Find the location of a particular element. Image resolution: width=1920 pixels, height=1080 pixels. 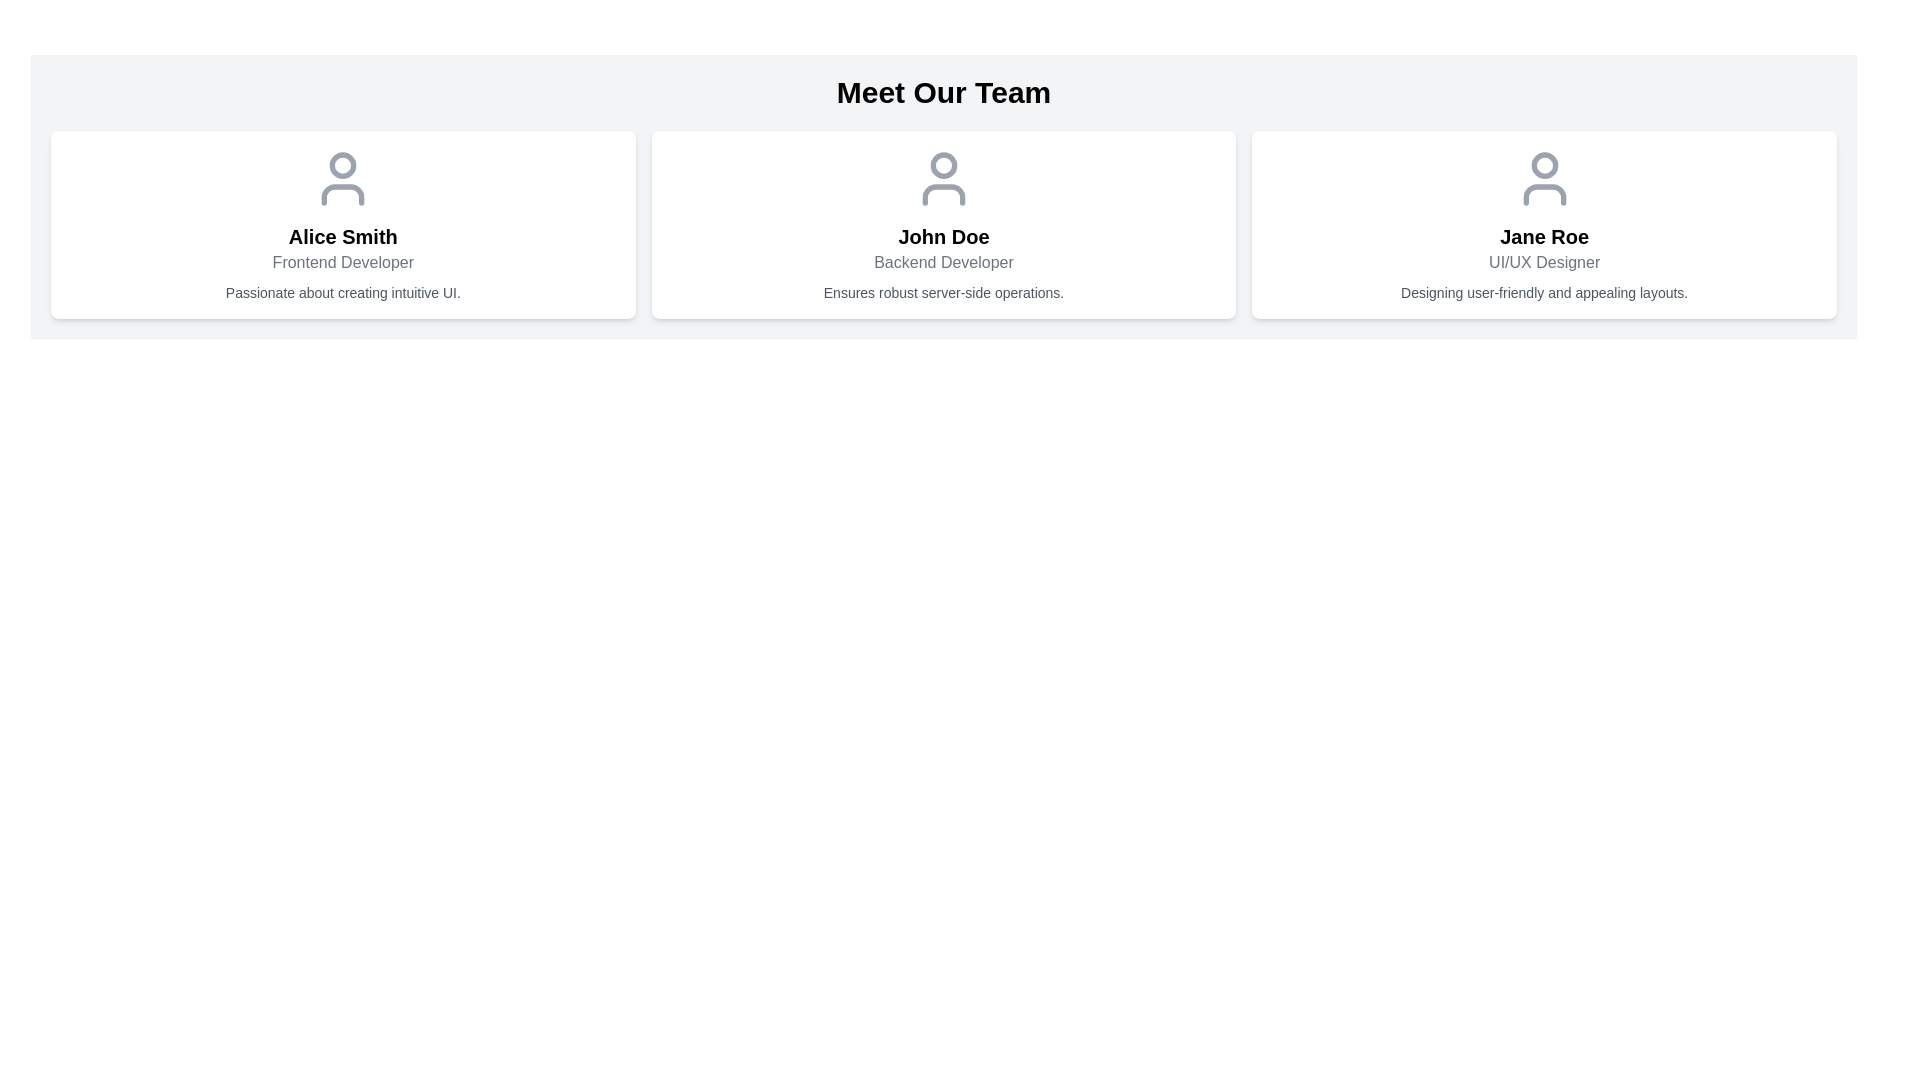

the user silhouette icon located at the top center of the card belonging to 'John Doe', above the text 'Backend Developer' is located at coordinates (943, 177).